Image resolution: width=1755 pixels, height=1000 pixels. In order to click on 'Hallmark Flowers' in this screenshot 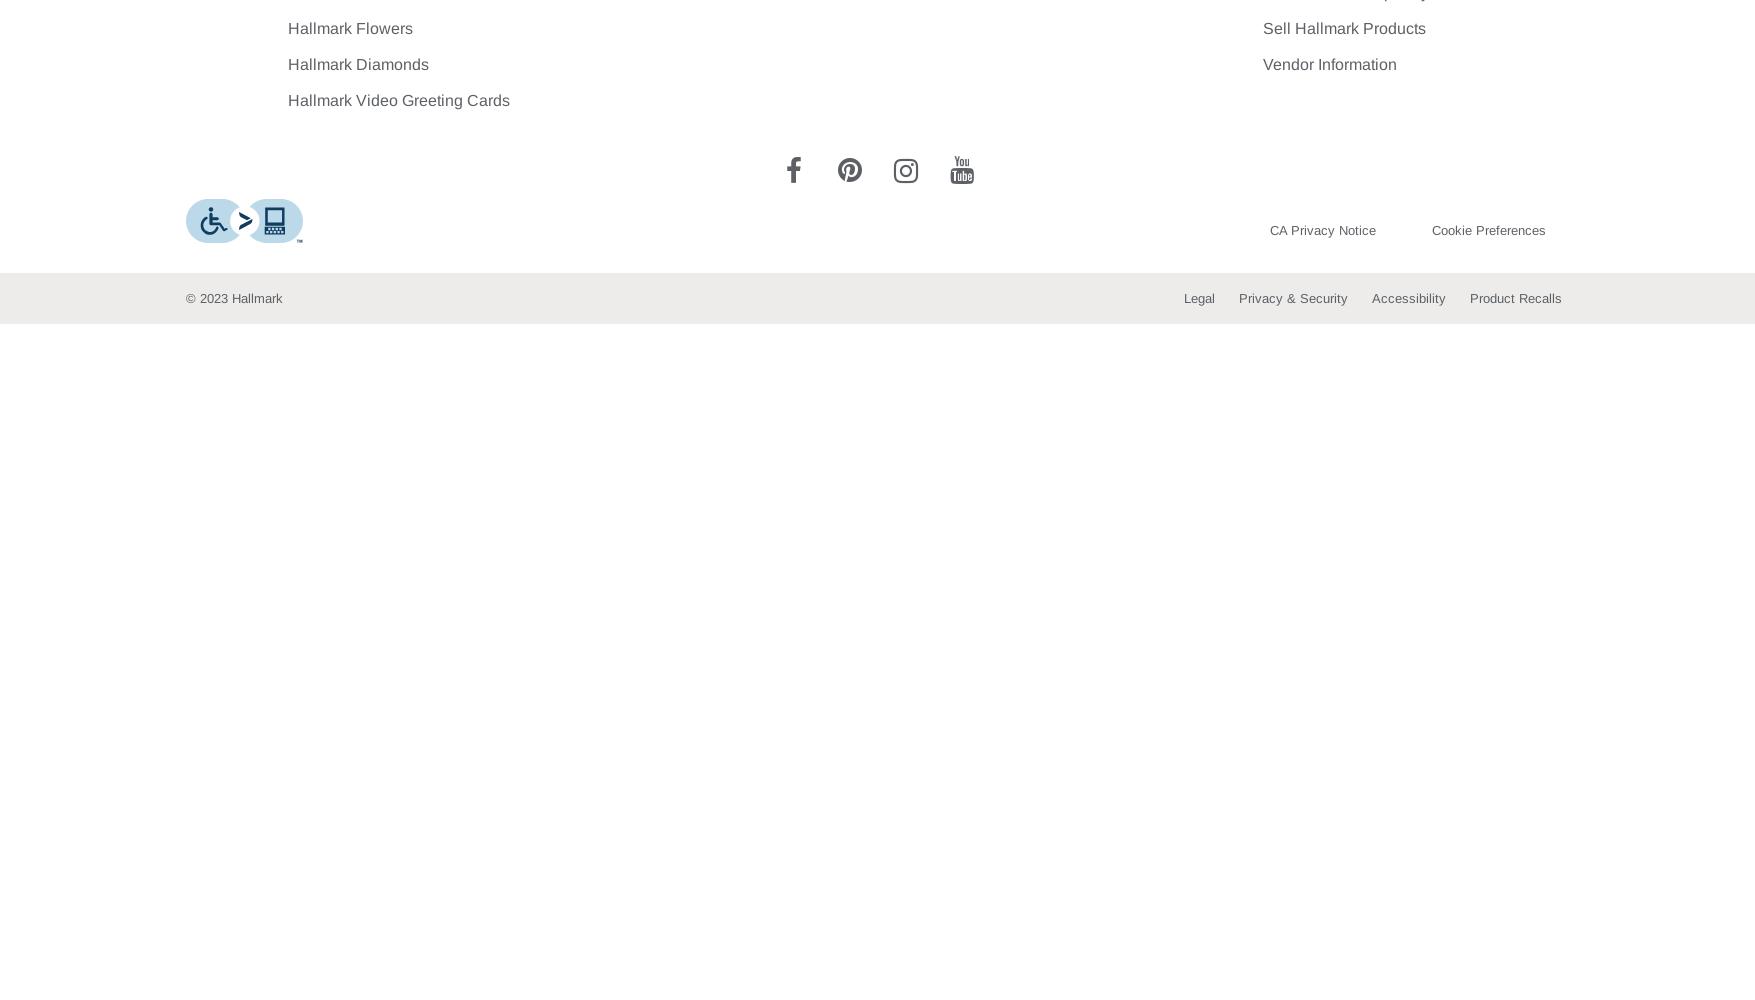, I will do `click(349, 28)`.